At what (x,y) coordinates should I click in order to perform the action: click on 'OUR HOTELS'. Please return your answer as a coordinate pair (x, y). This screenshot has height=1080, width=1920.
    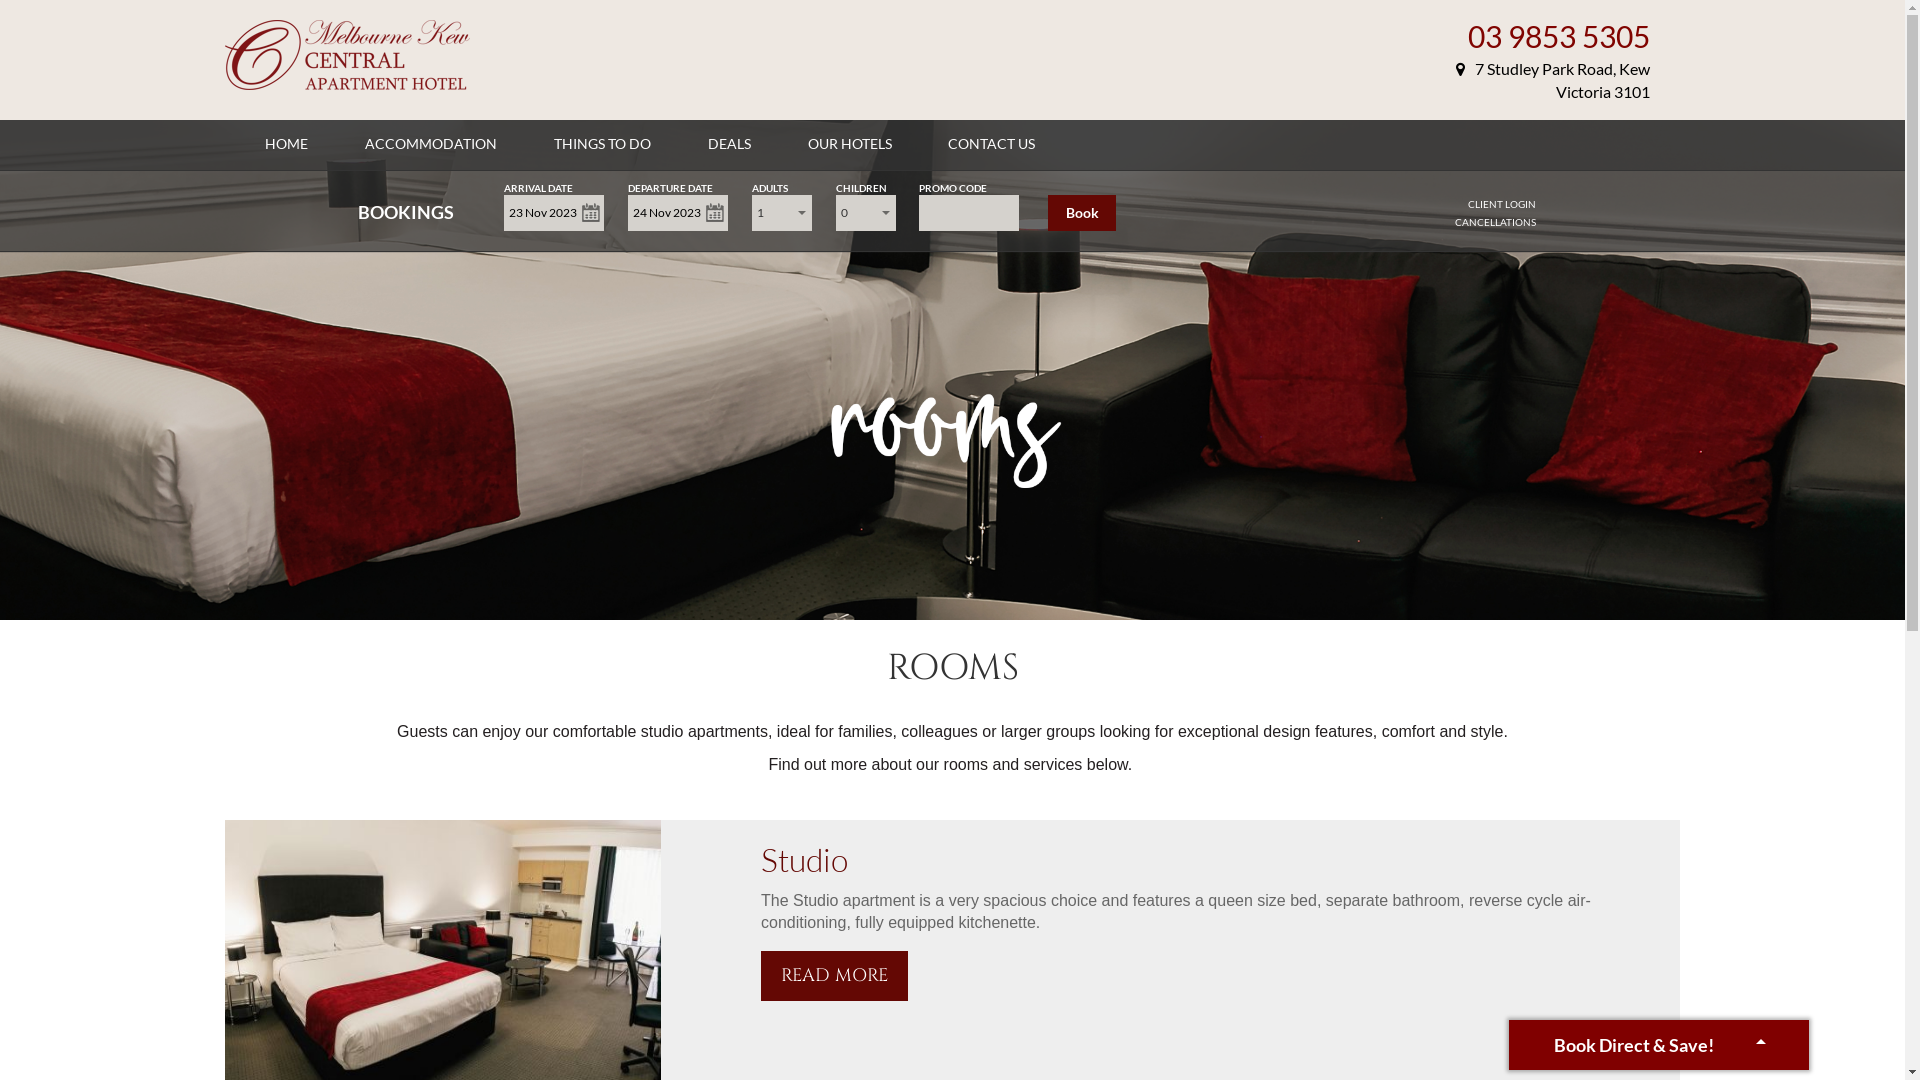
    Looking at the image, I should click on (849, 142).